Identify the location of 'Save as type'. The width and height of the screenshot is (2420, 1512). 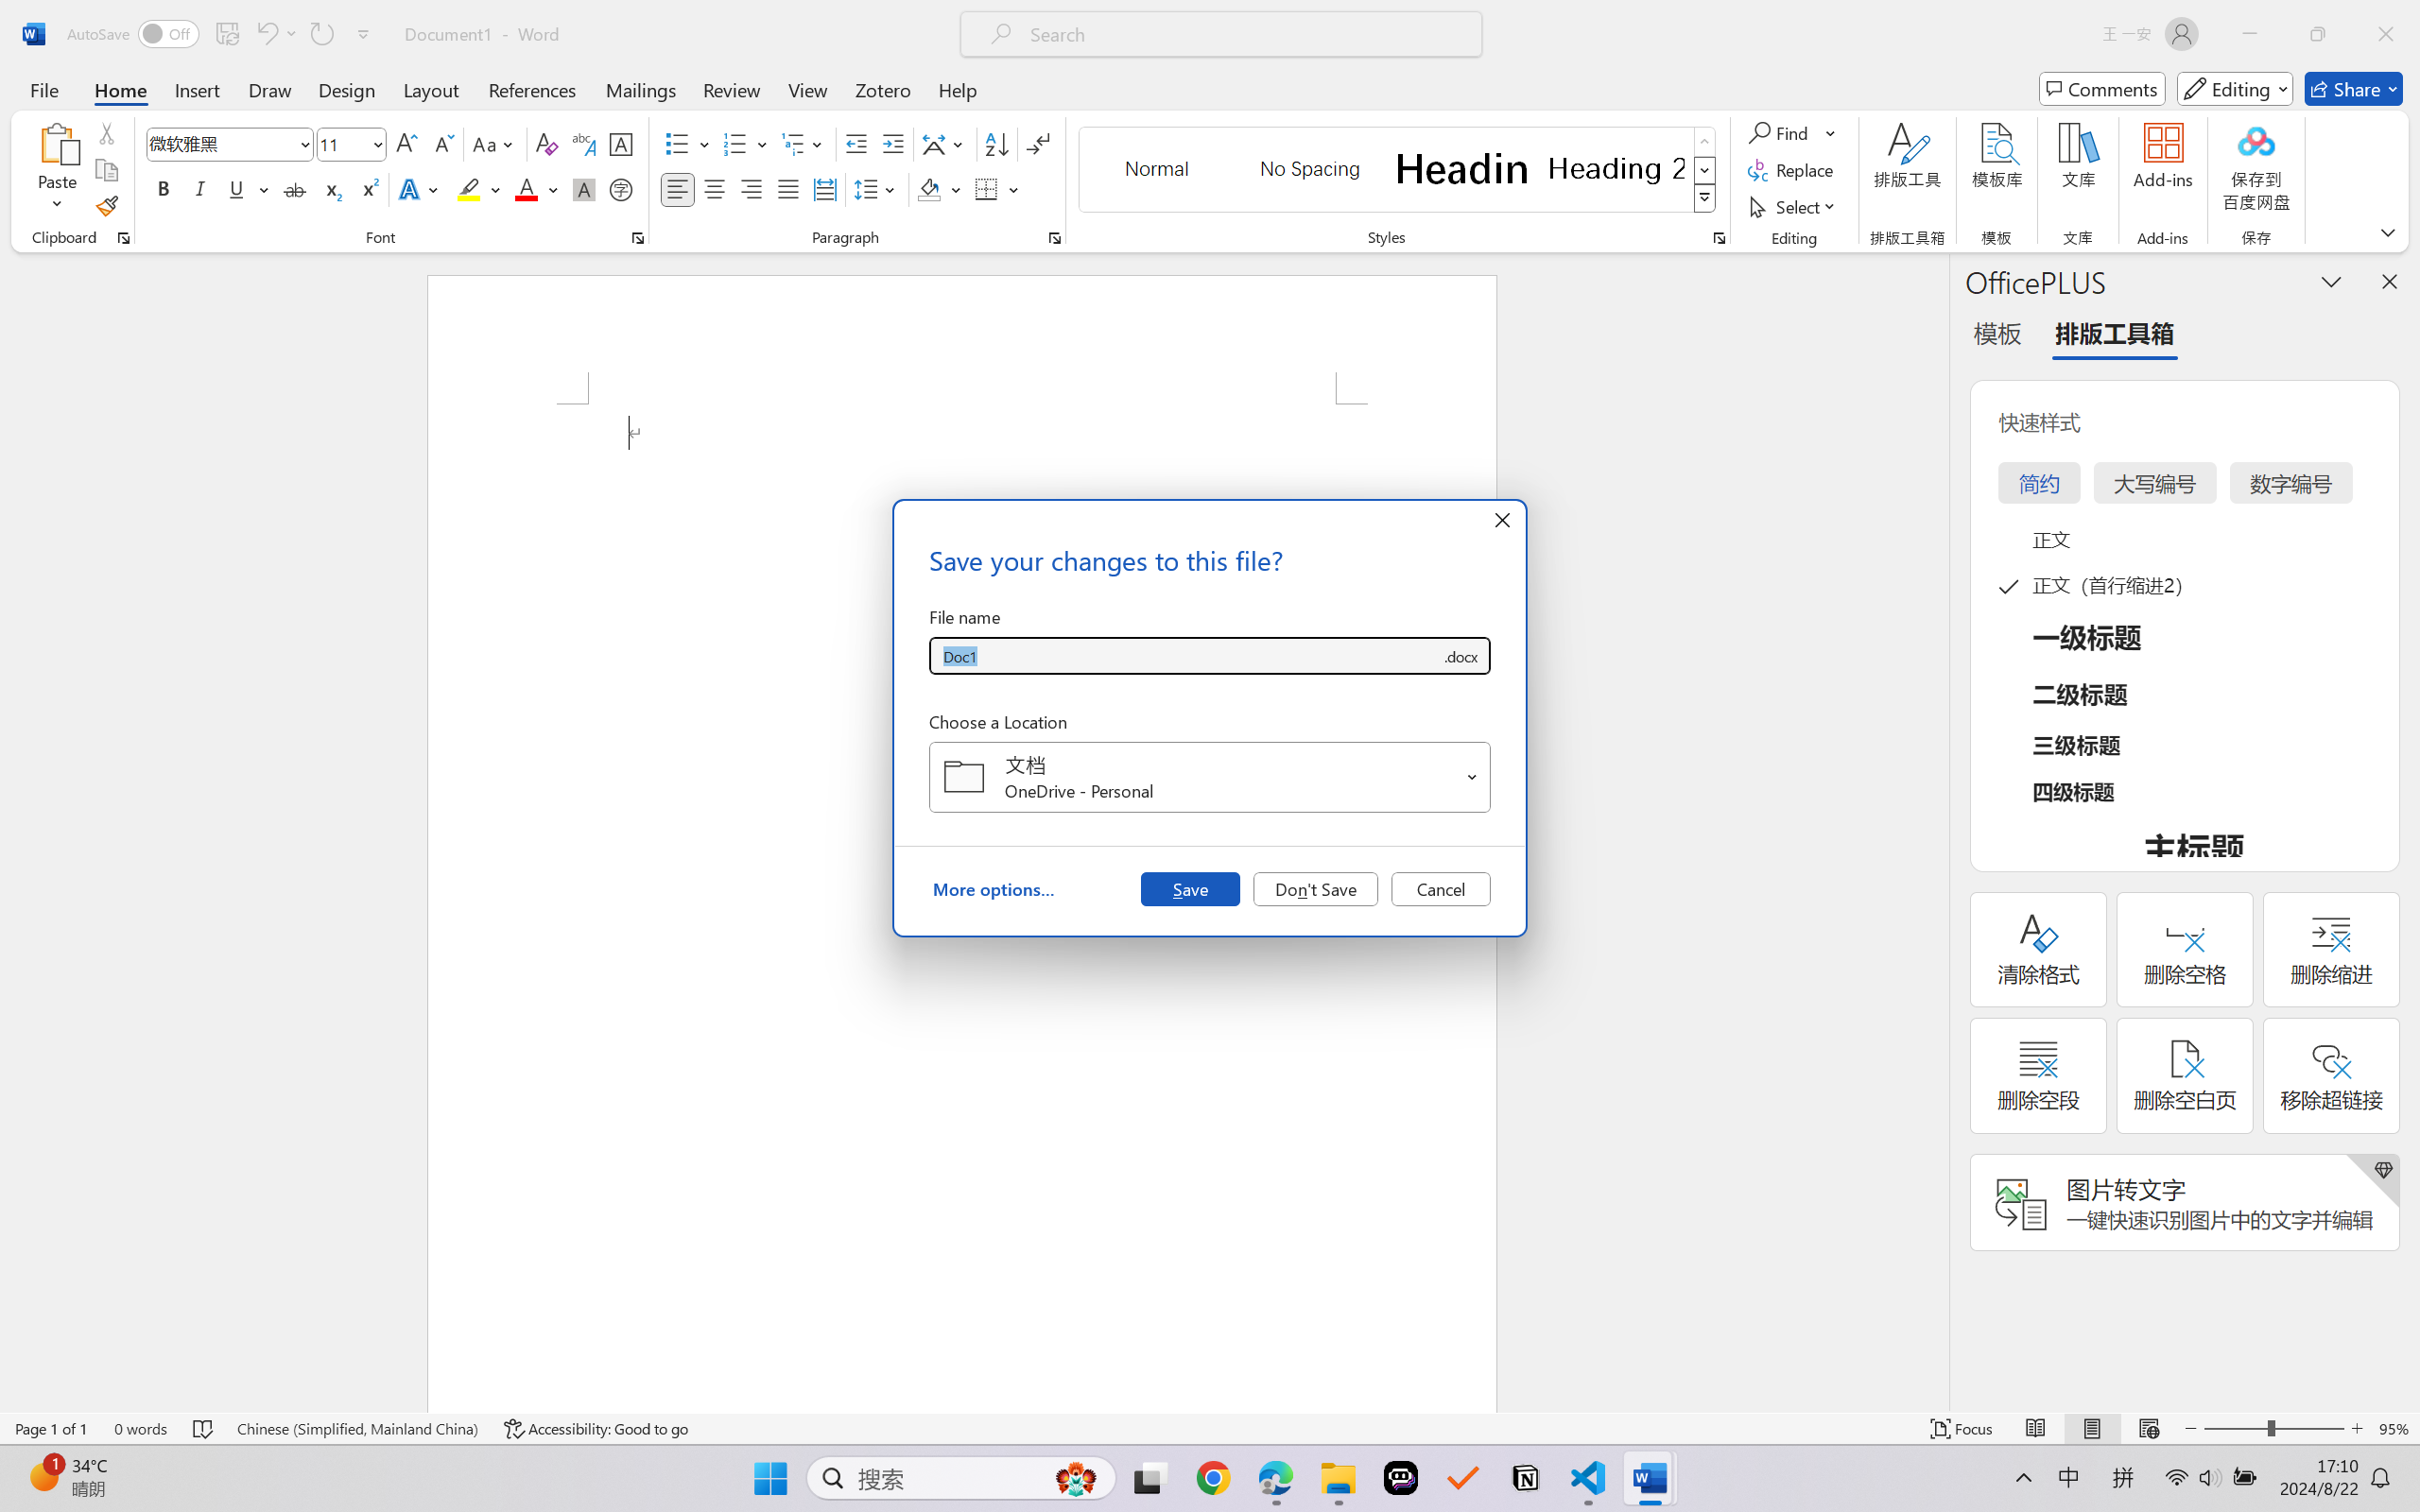
(1459, 656).